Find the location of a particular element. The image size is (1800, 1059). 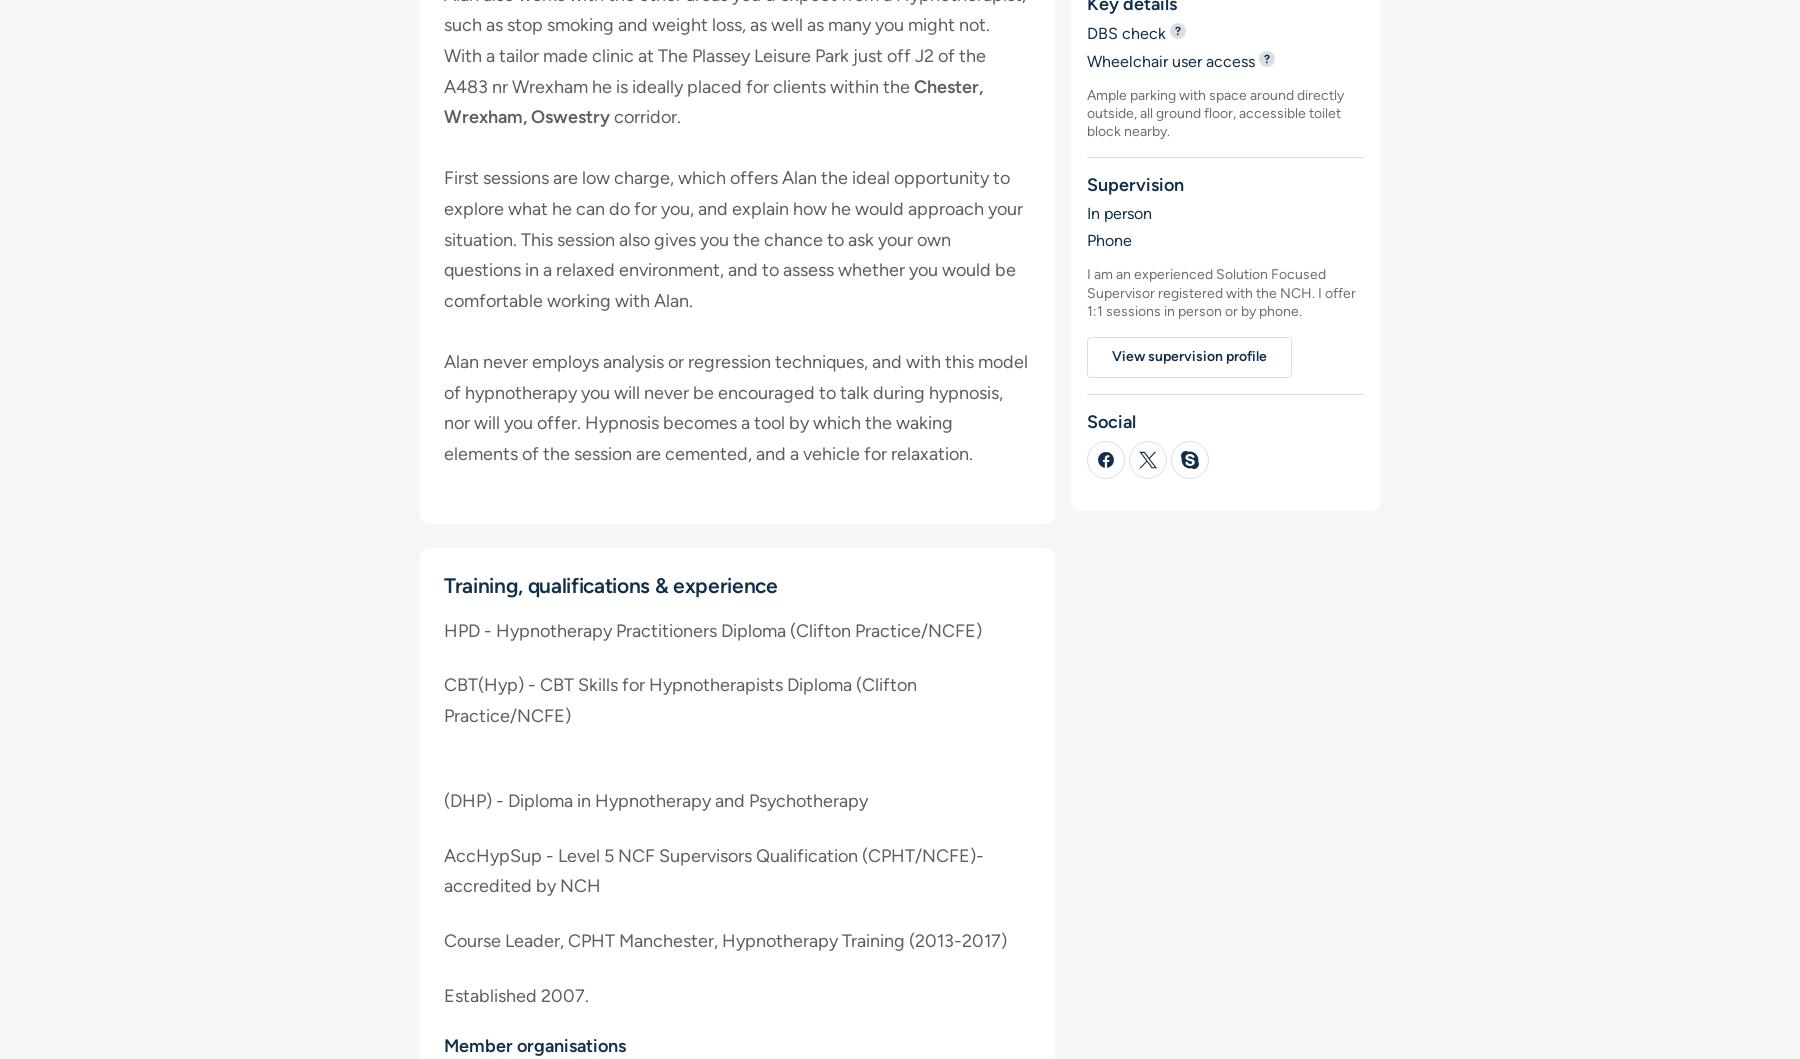

'AccHypSup - Level 5 NCF Supervisors Qualification (CPHT/NCFE)-accredited by NCH' is located at coordinates (713, 870).